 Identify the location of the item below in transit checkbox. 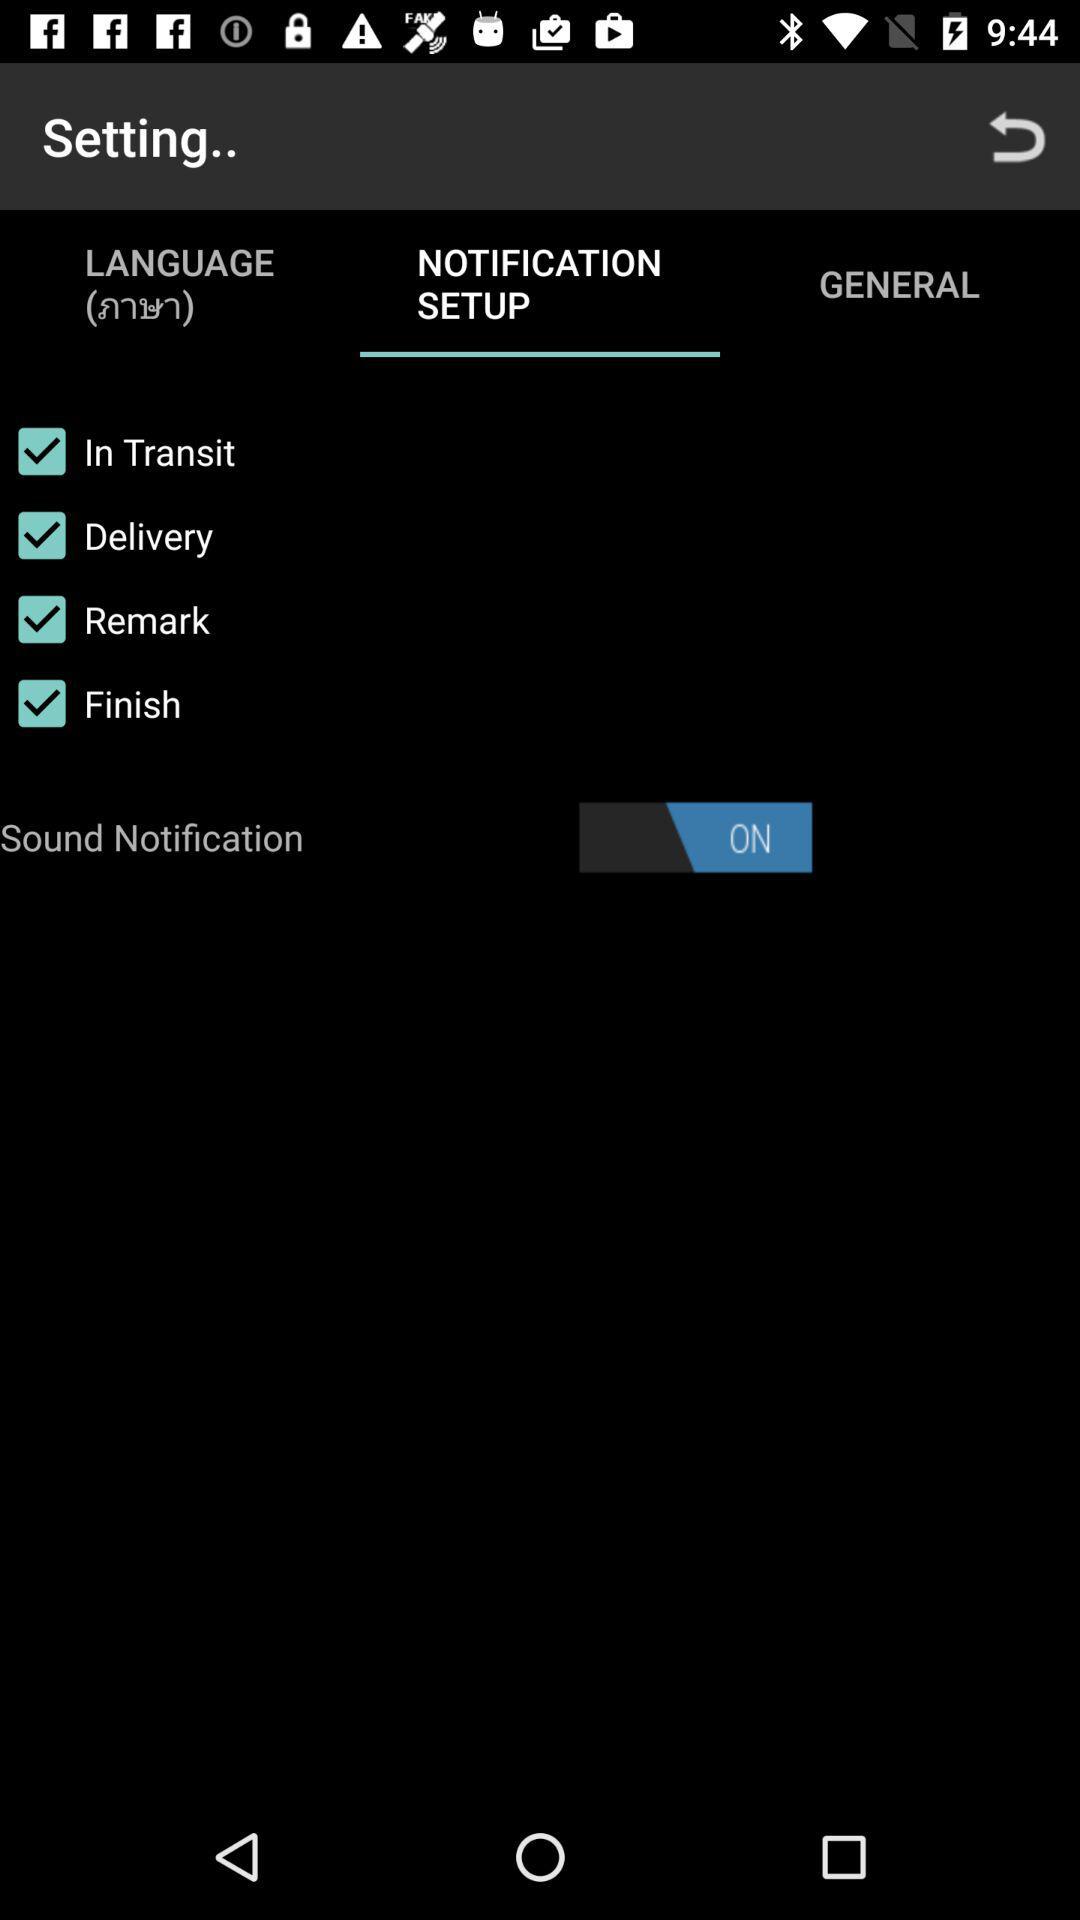
(106, 535).